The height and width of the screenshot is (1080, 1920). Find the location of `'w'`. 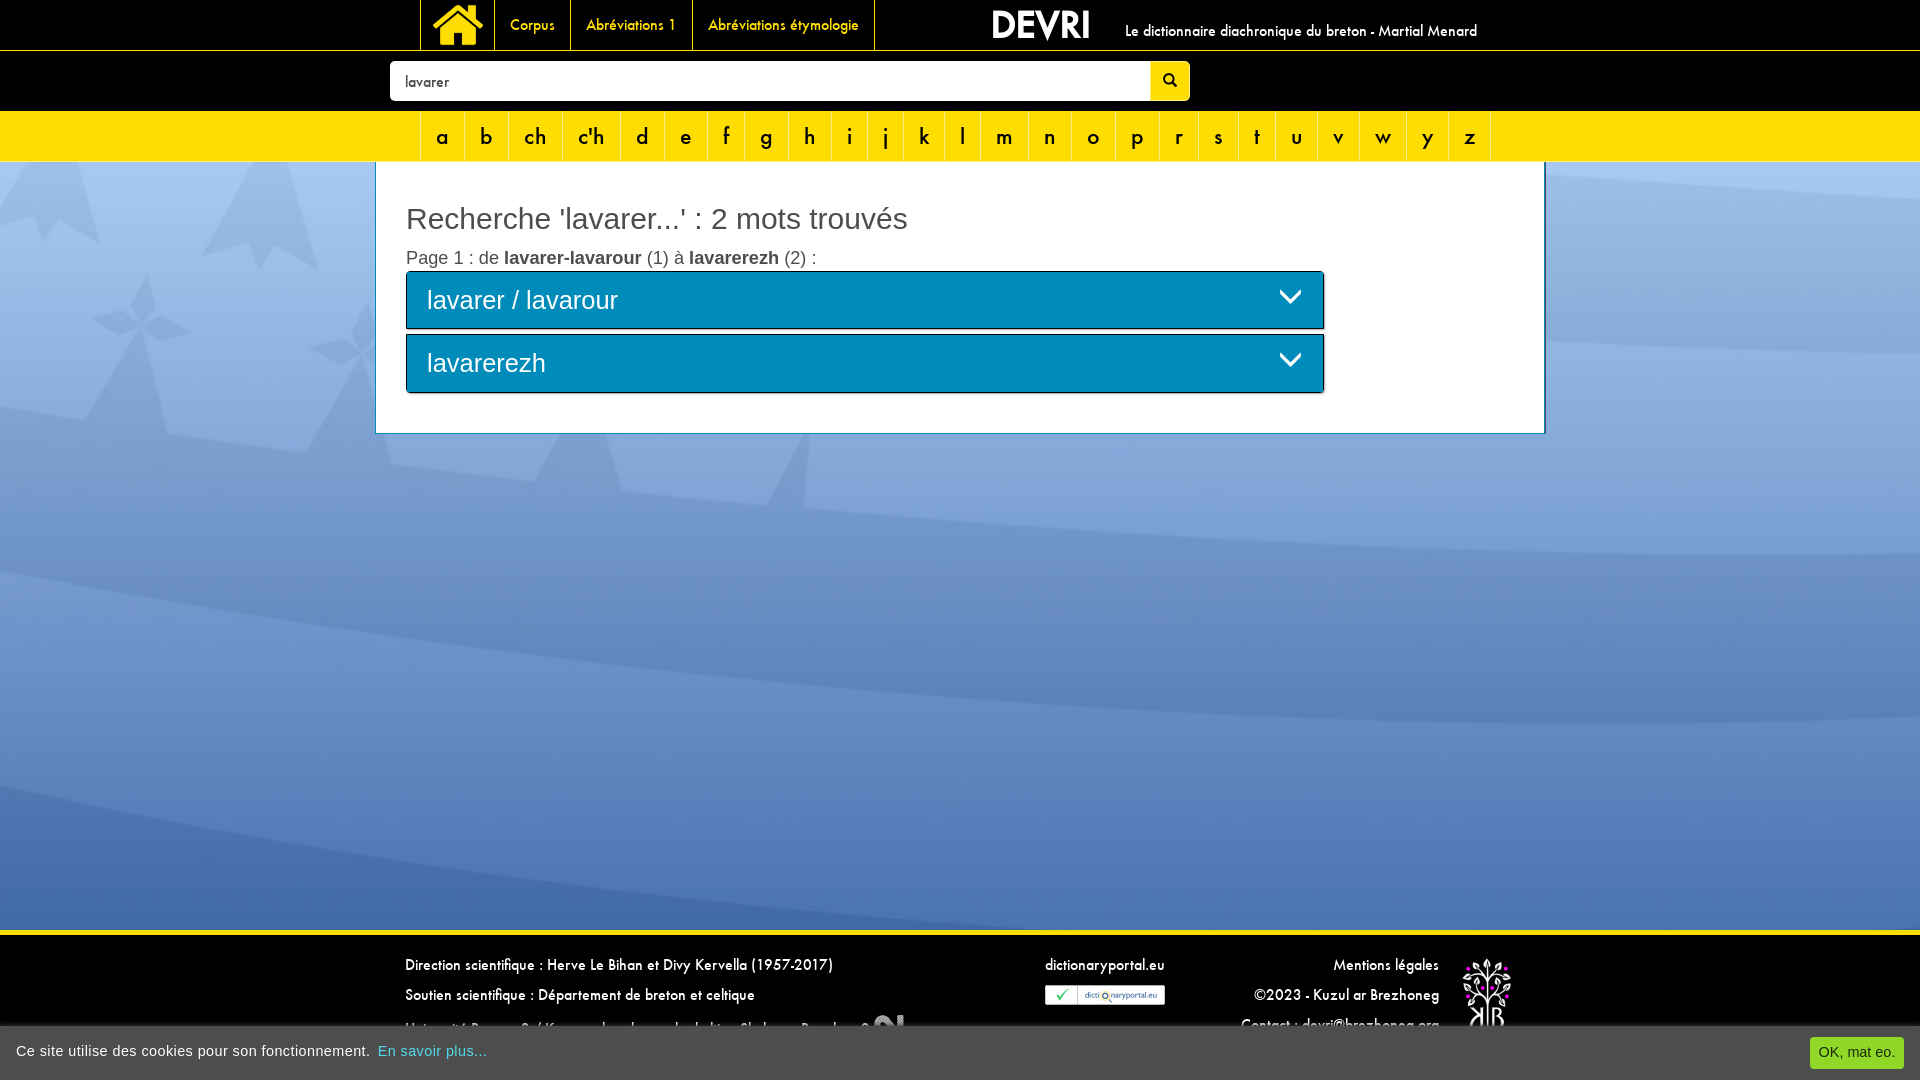

'w' is located at coordinates (1382, 135).